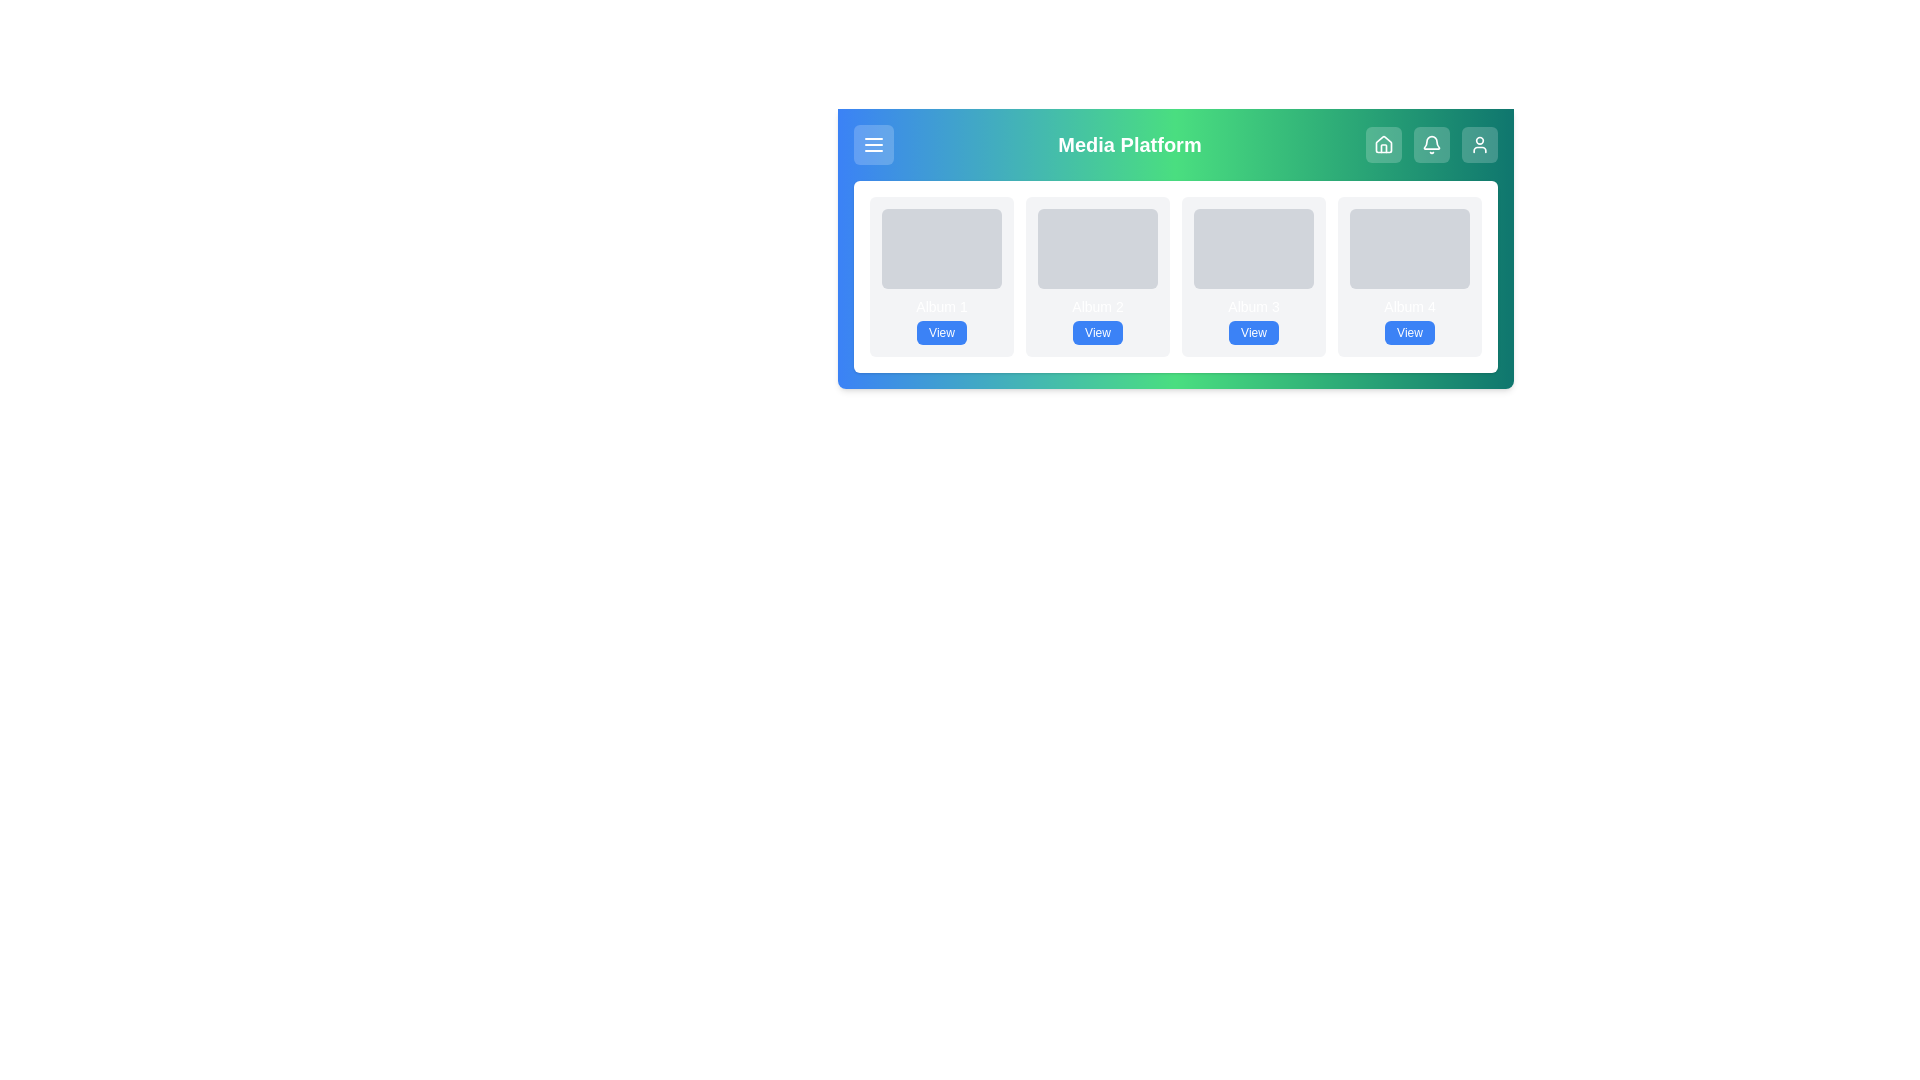  Describe the element at coordinates (1429, 144) in the screenshot. I see `the notifications button to navigate to the corresponding section` at that location.